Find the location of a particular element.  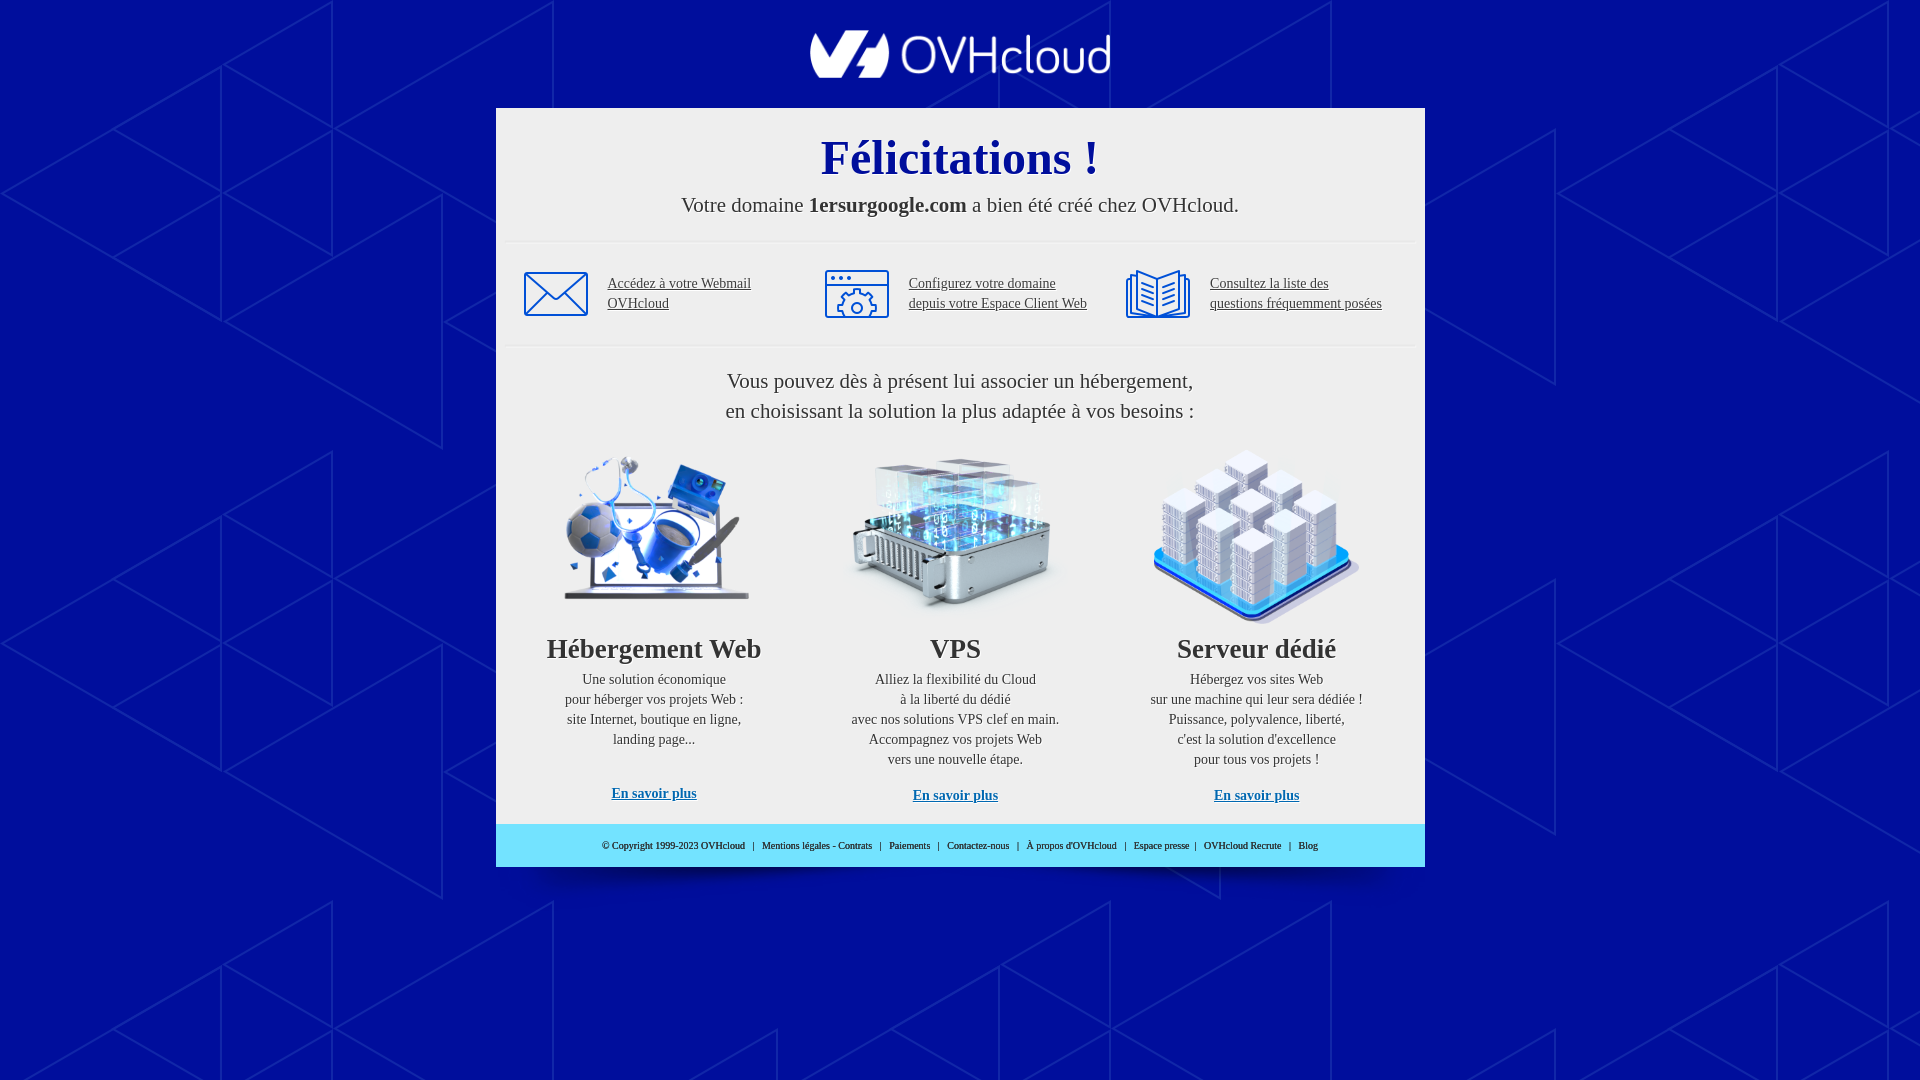

'Configurez votre domaine is located at coordinates (998, 293).